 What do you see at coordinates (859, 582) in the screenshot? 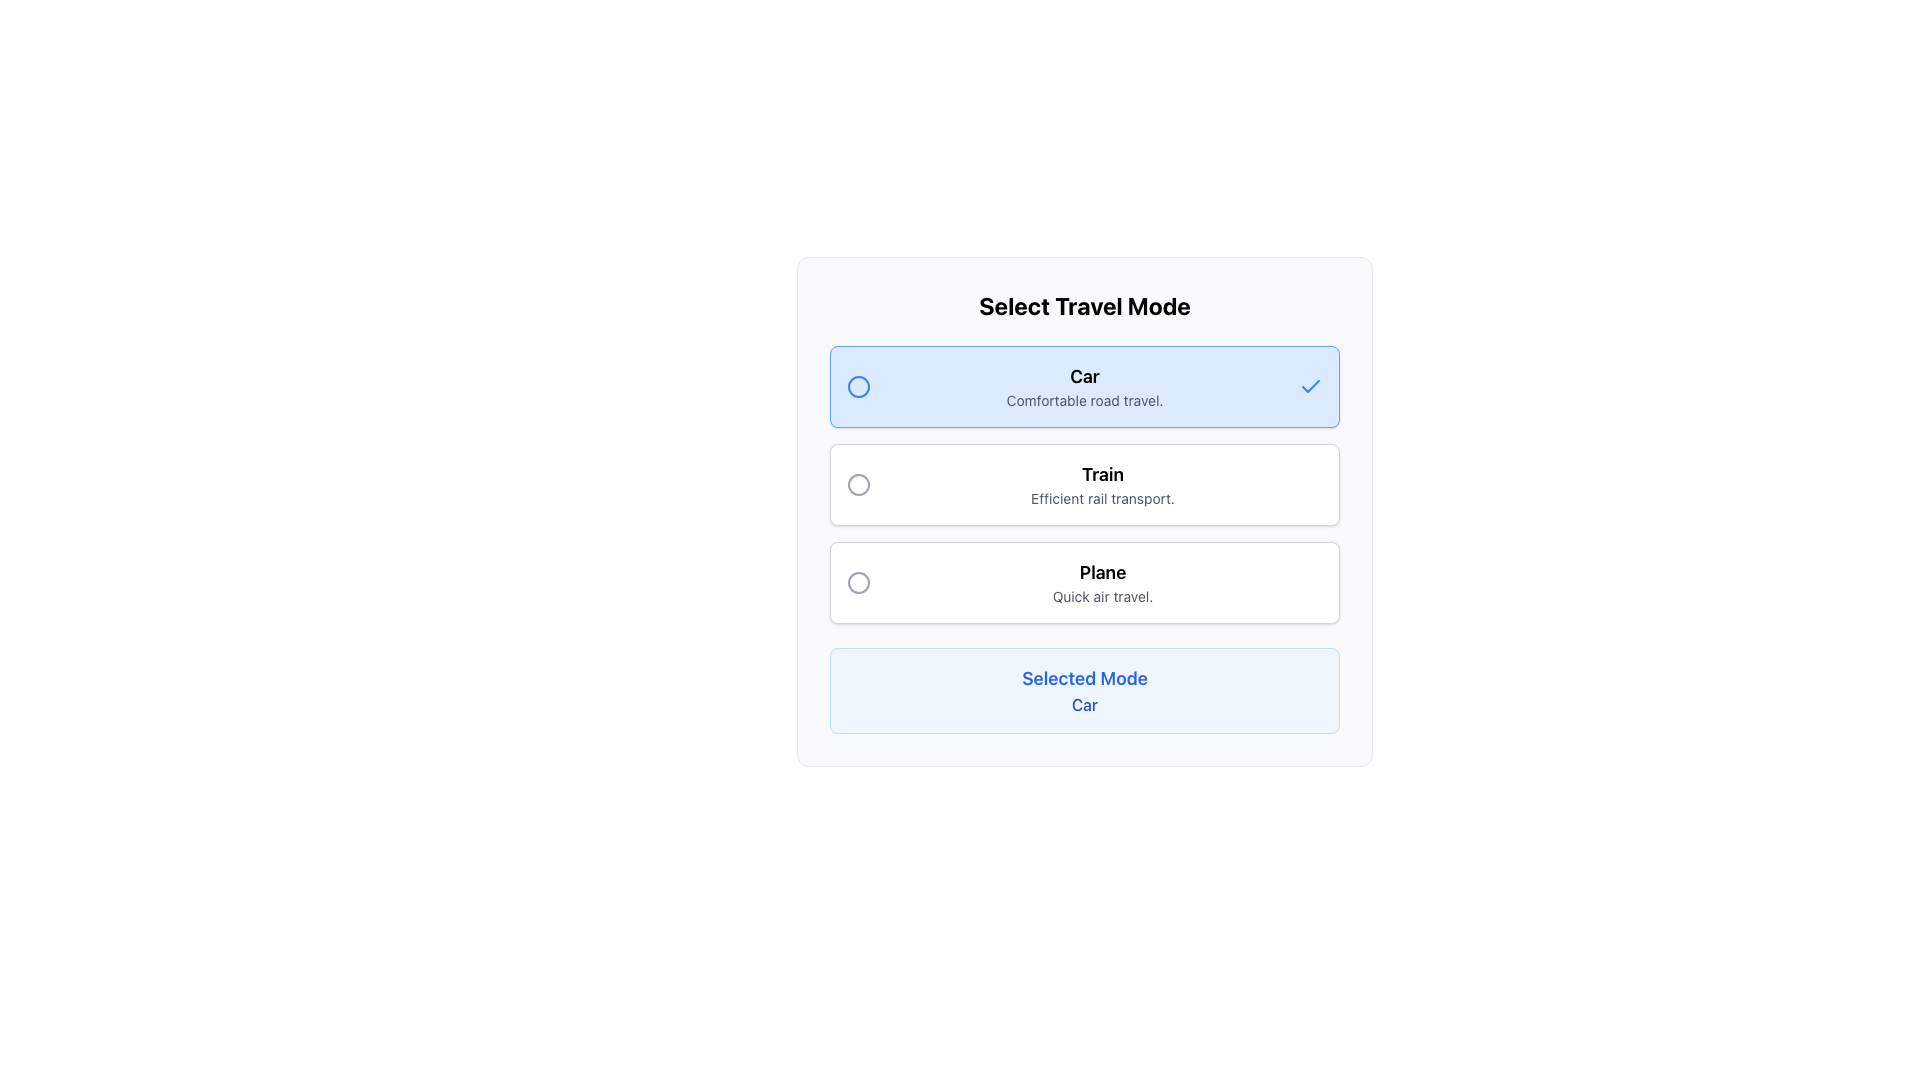
I see `the 'Plane' travel mode selection icon located inside the third option in the list of travel modes, positioned to the left of the text content 'Plane' and 'Quick air travel.'` at bounding box center [859, 582].